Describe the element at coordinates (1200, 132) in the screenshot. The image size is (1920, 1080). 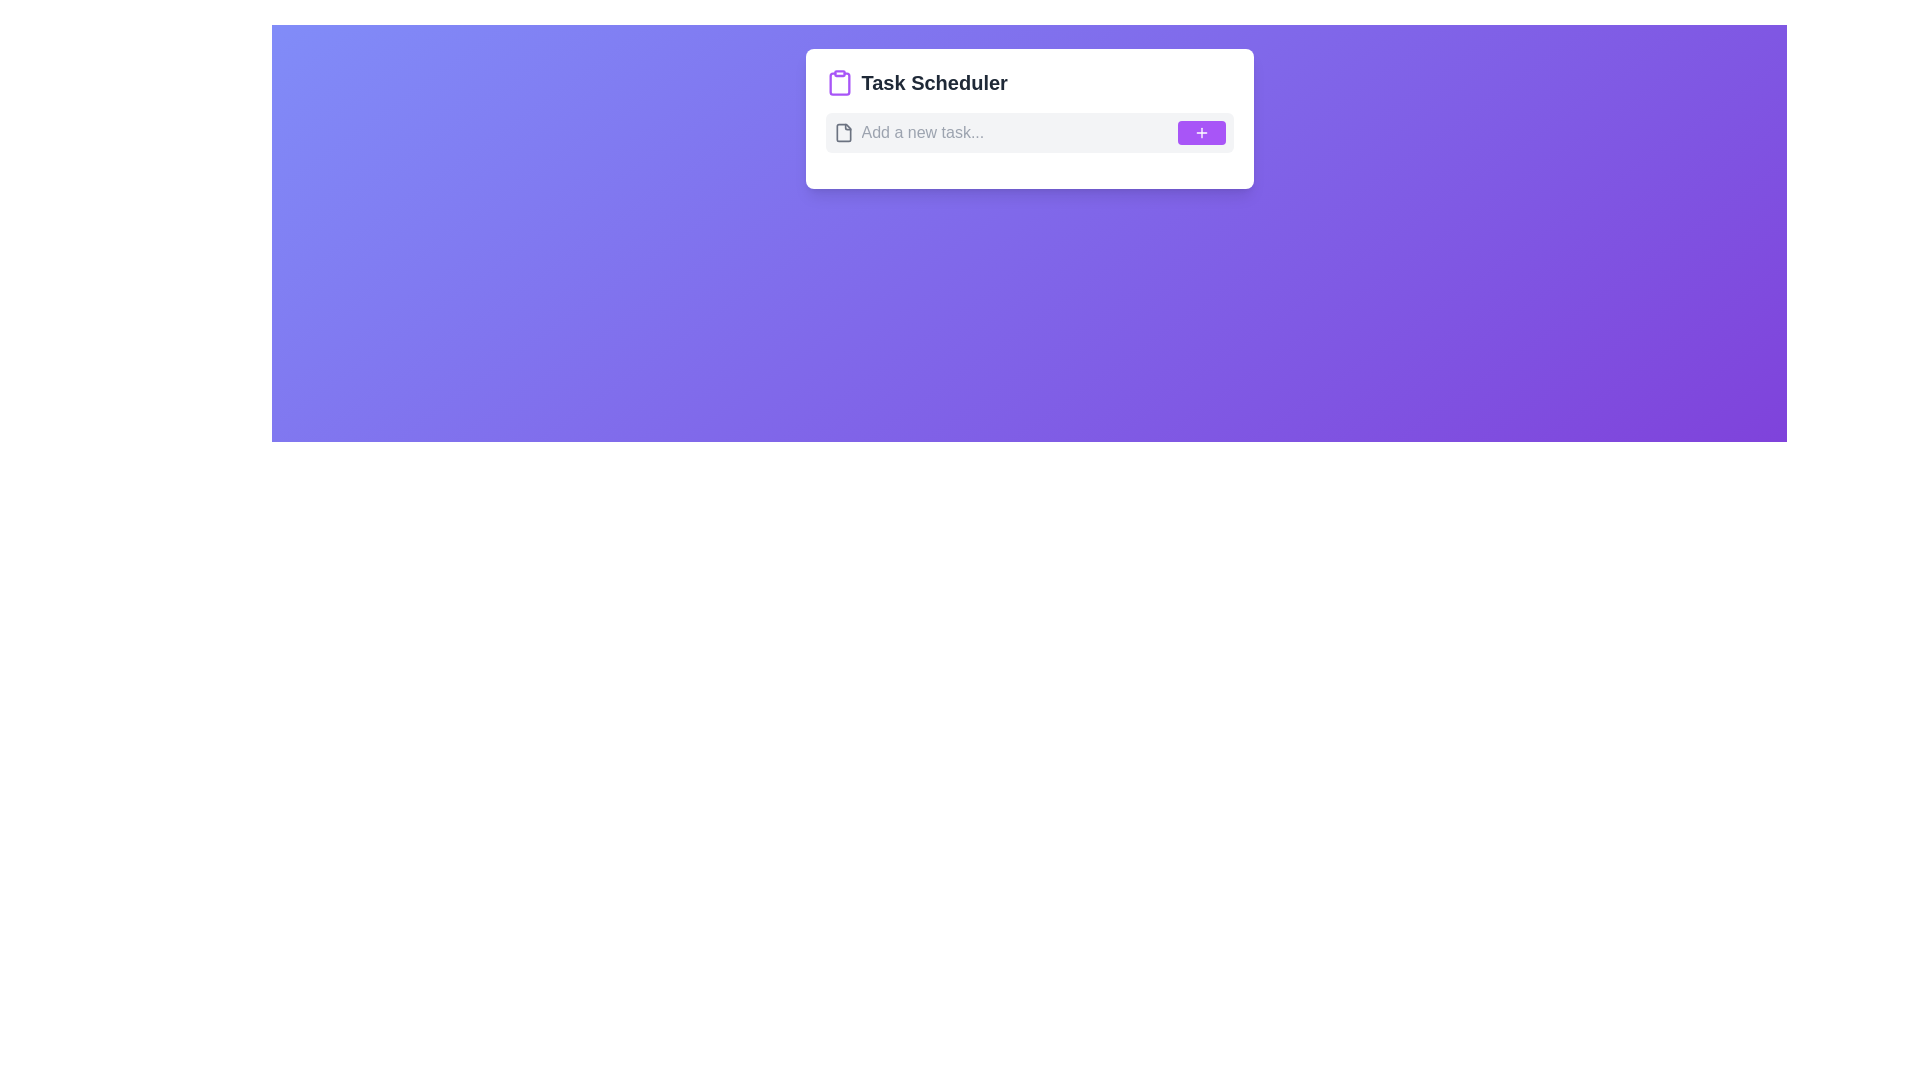
I see `the plus icon on the purple button` at that location.